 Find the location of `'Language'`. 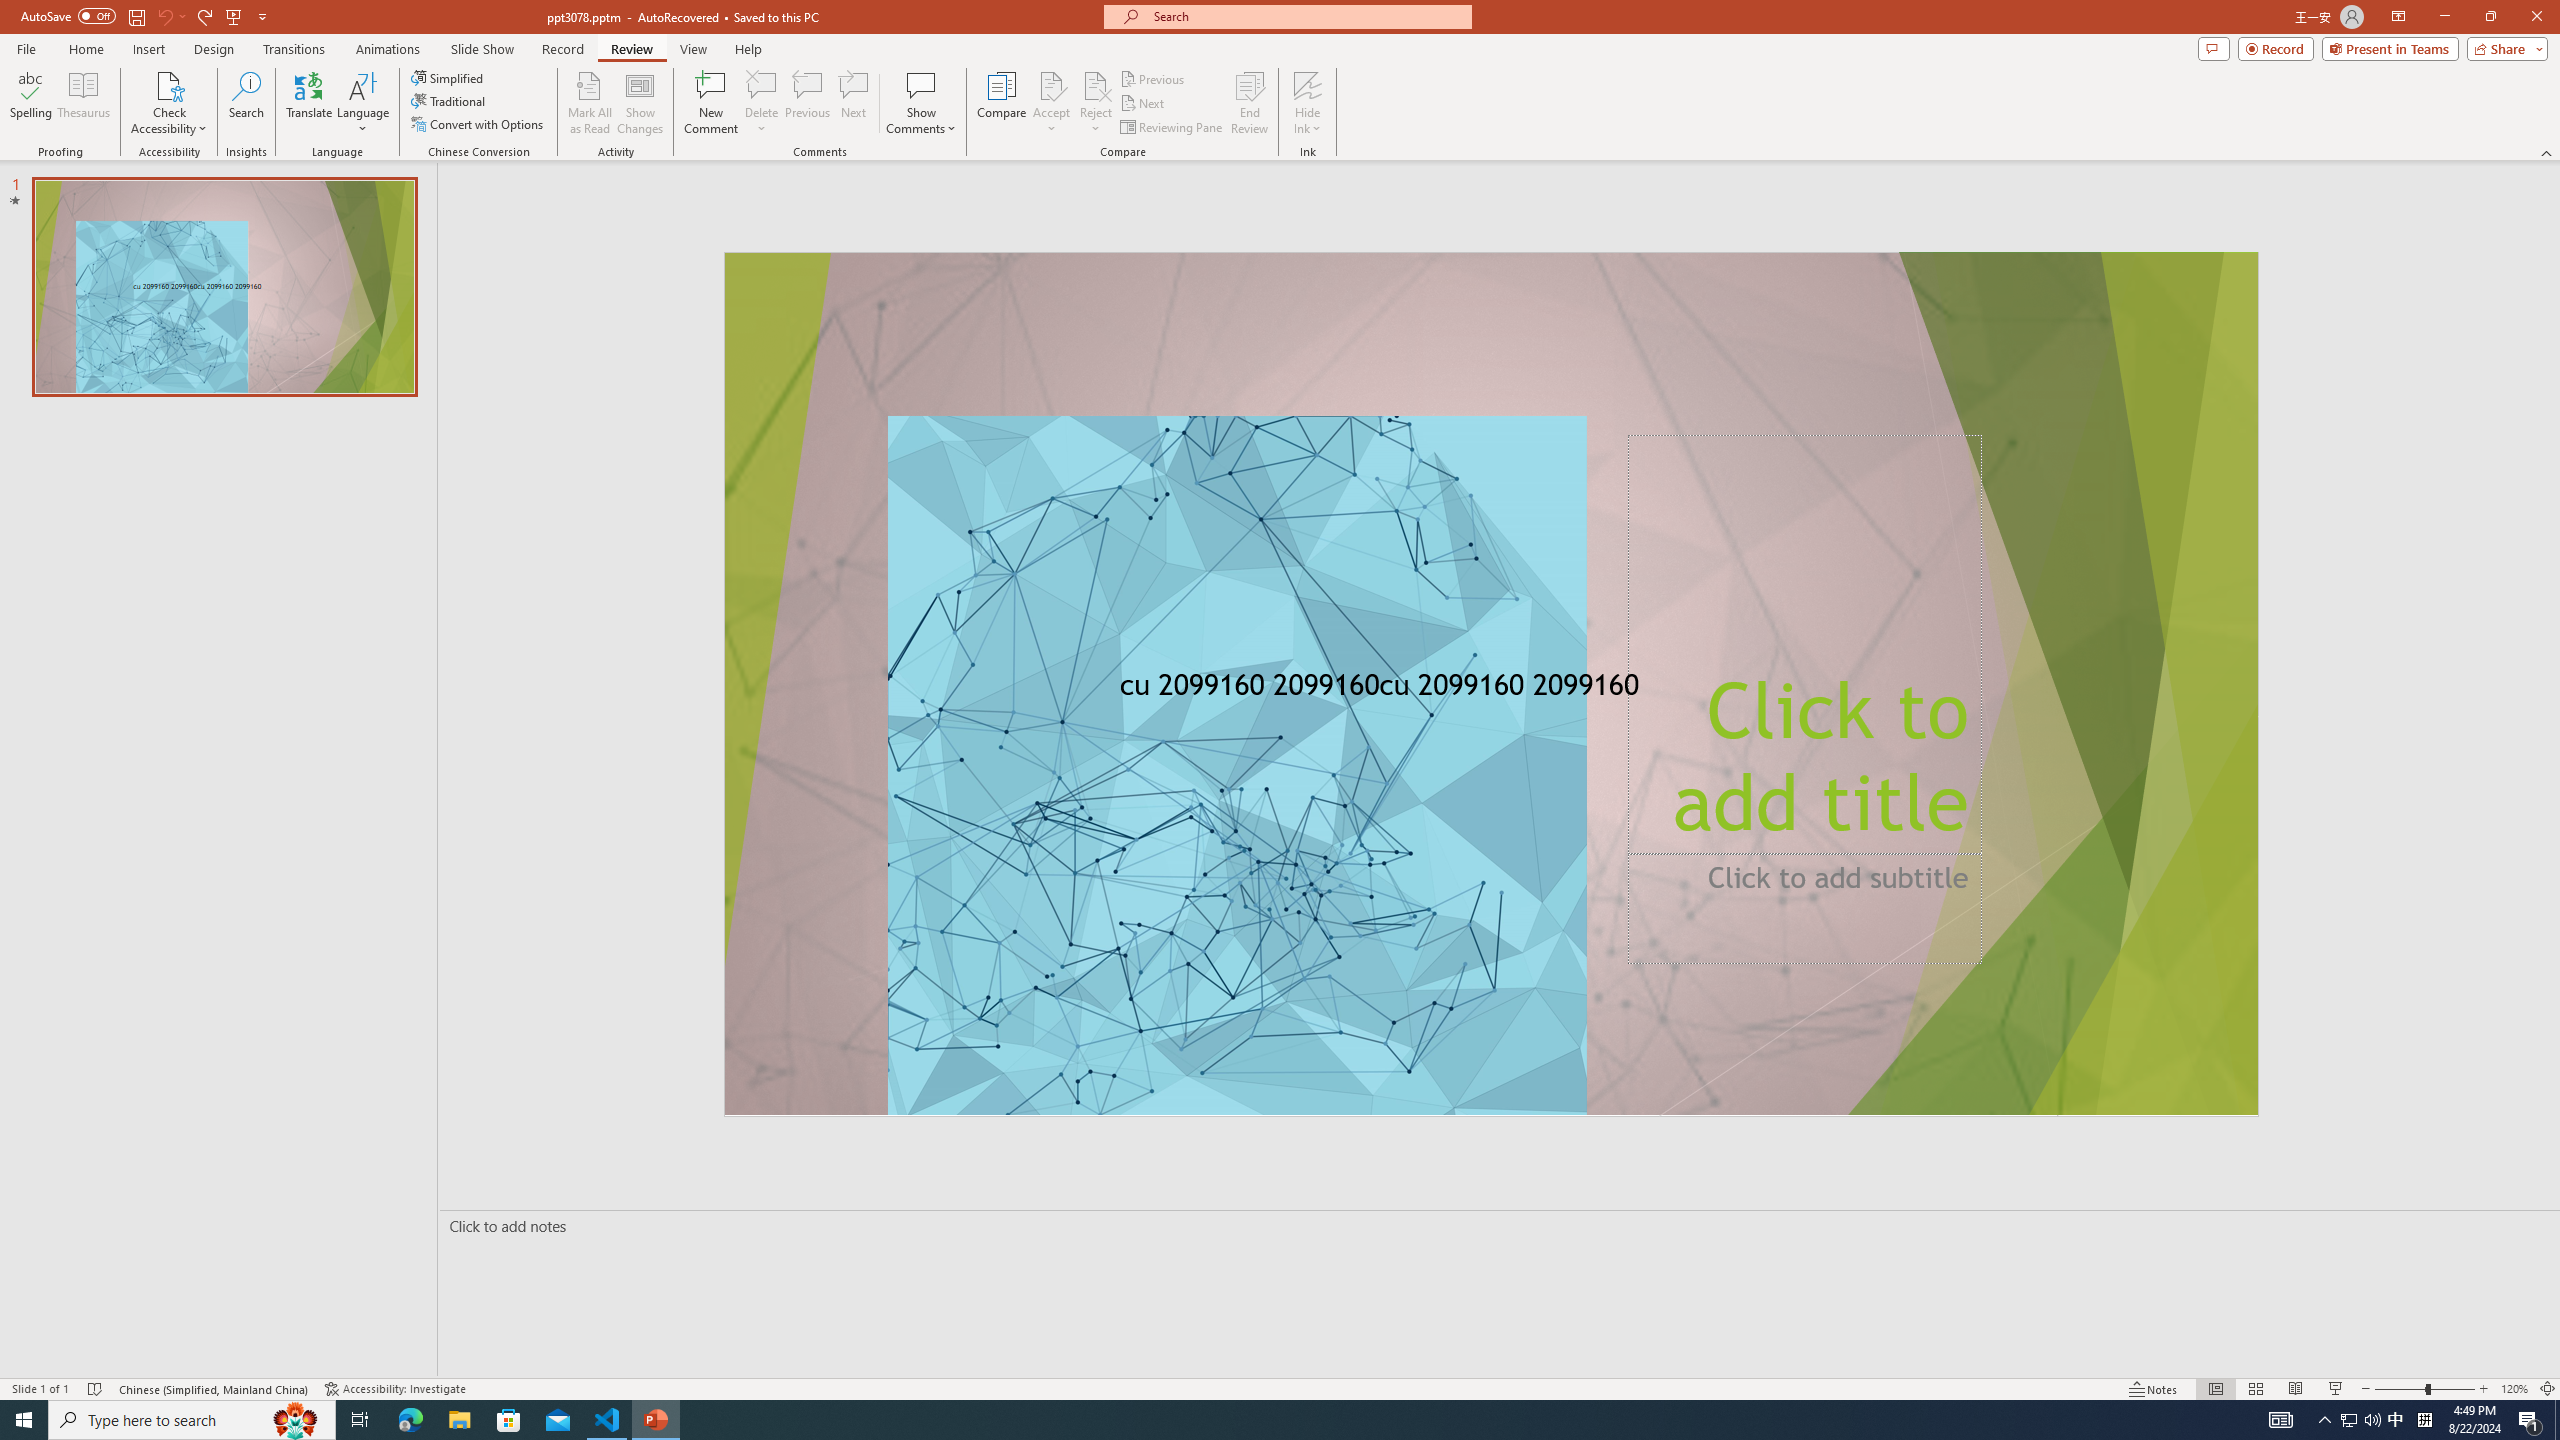

'Language' is located at coordinates (362, 103).